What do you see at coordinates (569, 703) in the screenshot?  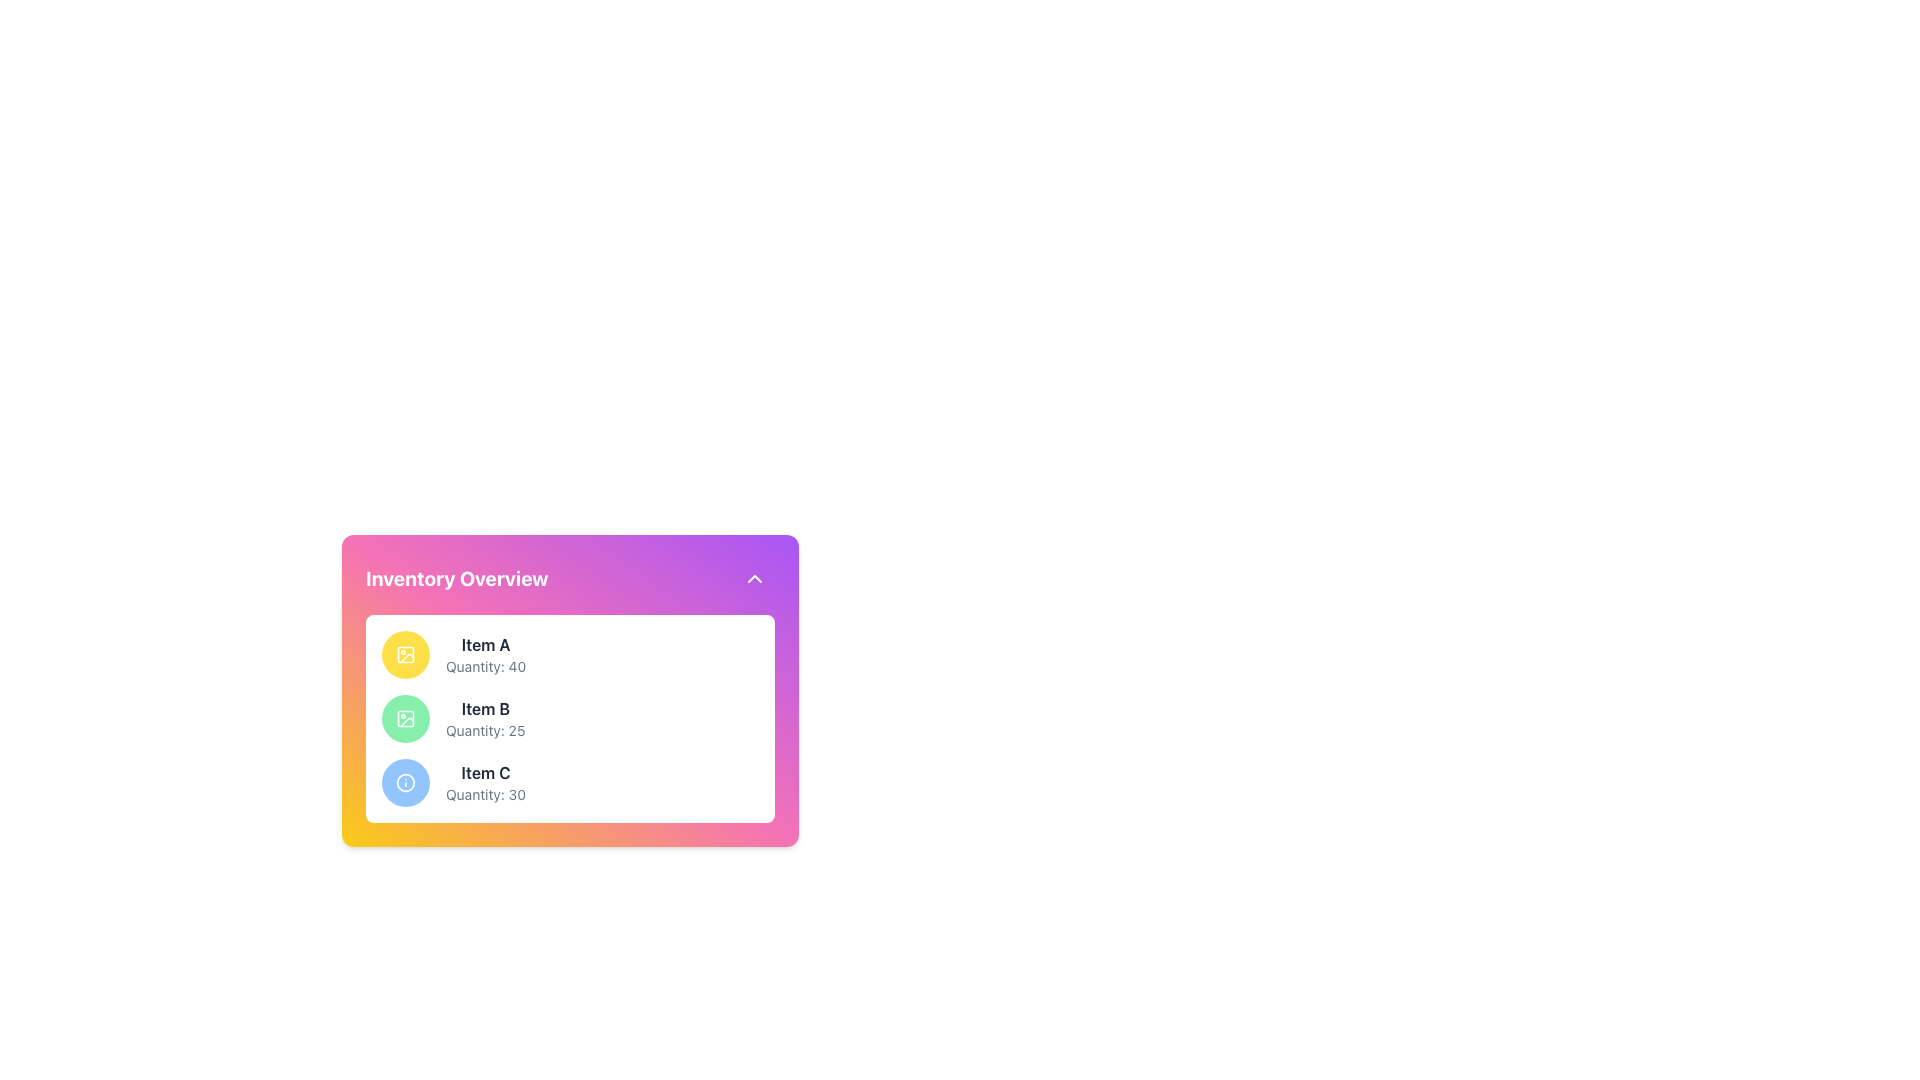 I see `the List Item displaying 'Item B' with quantity '25' in the inventory list` at bounding box center [569, 703].